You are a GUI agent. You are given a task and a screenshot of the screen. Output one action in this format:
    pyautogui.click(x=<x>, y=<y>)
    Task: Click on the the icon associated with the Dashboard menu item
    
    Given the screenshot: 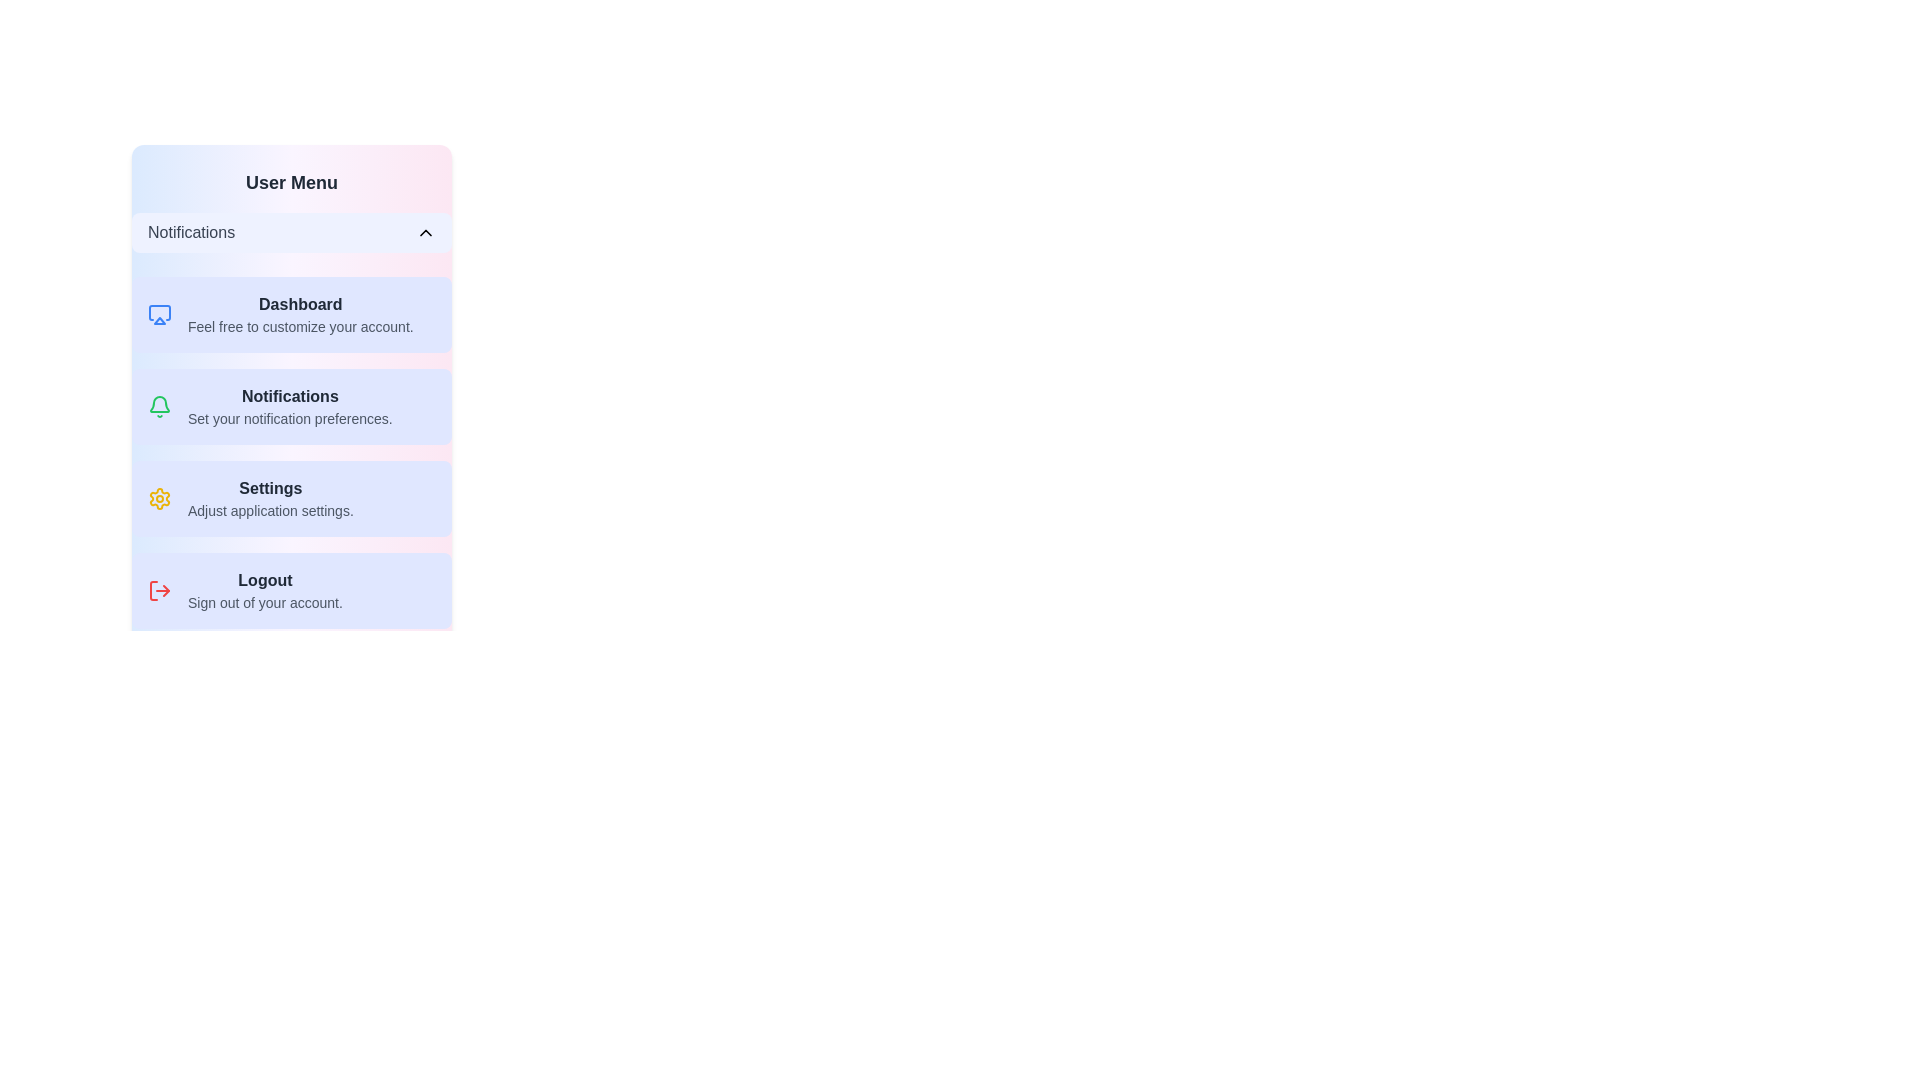 What is the action you would take?
    pyautogui.click(x=158, y=315)
    